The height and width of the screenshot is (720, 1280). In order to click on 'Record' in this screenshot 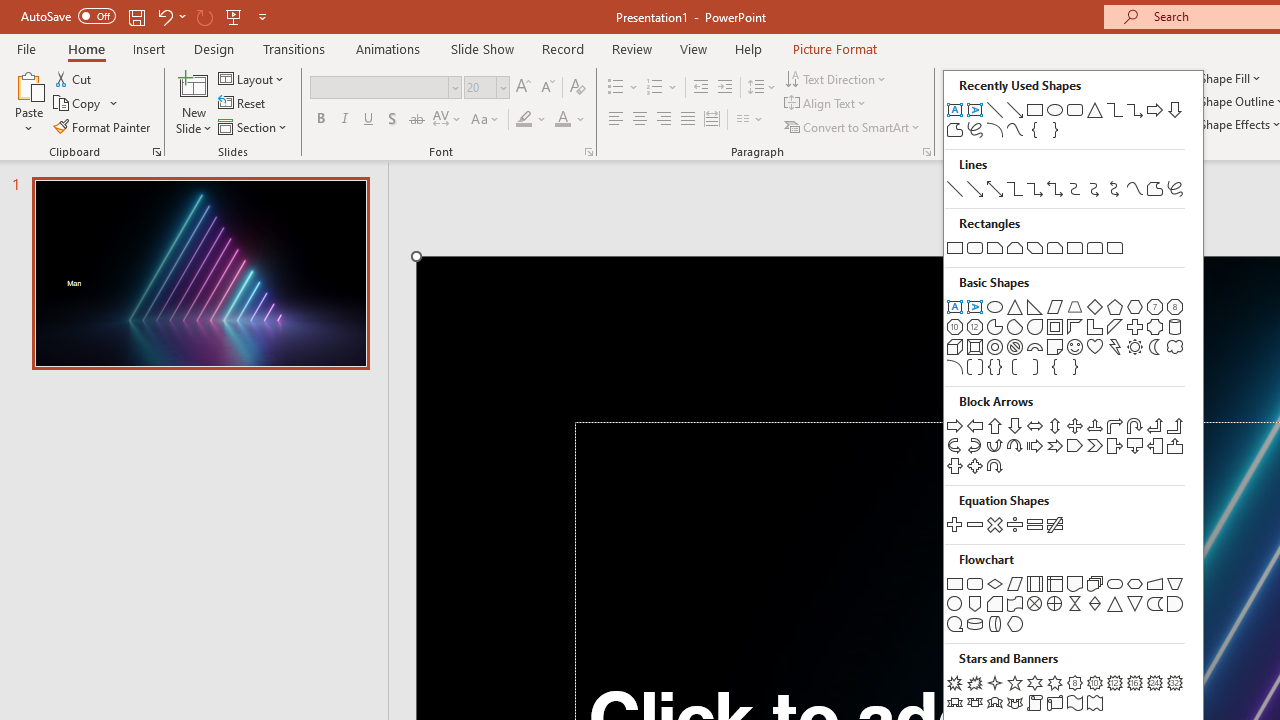, I will do `click(561, 48)`.